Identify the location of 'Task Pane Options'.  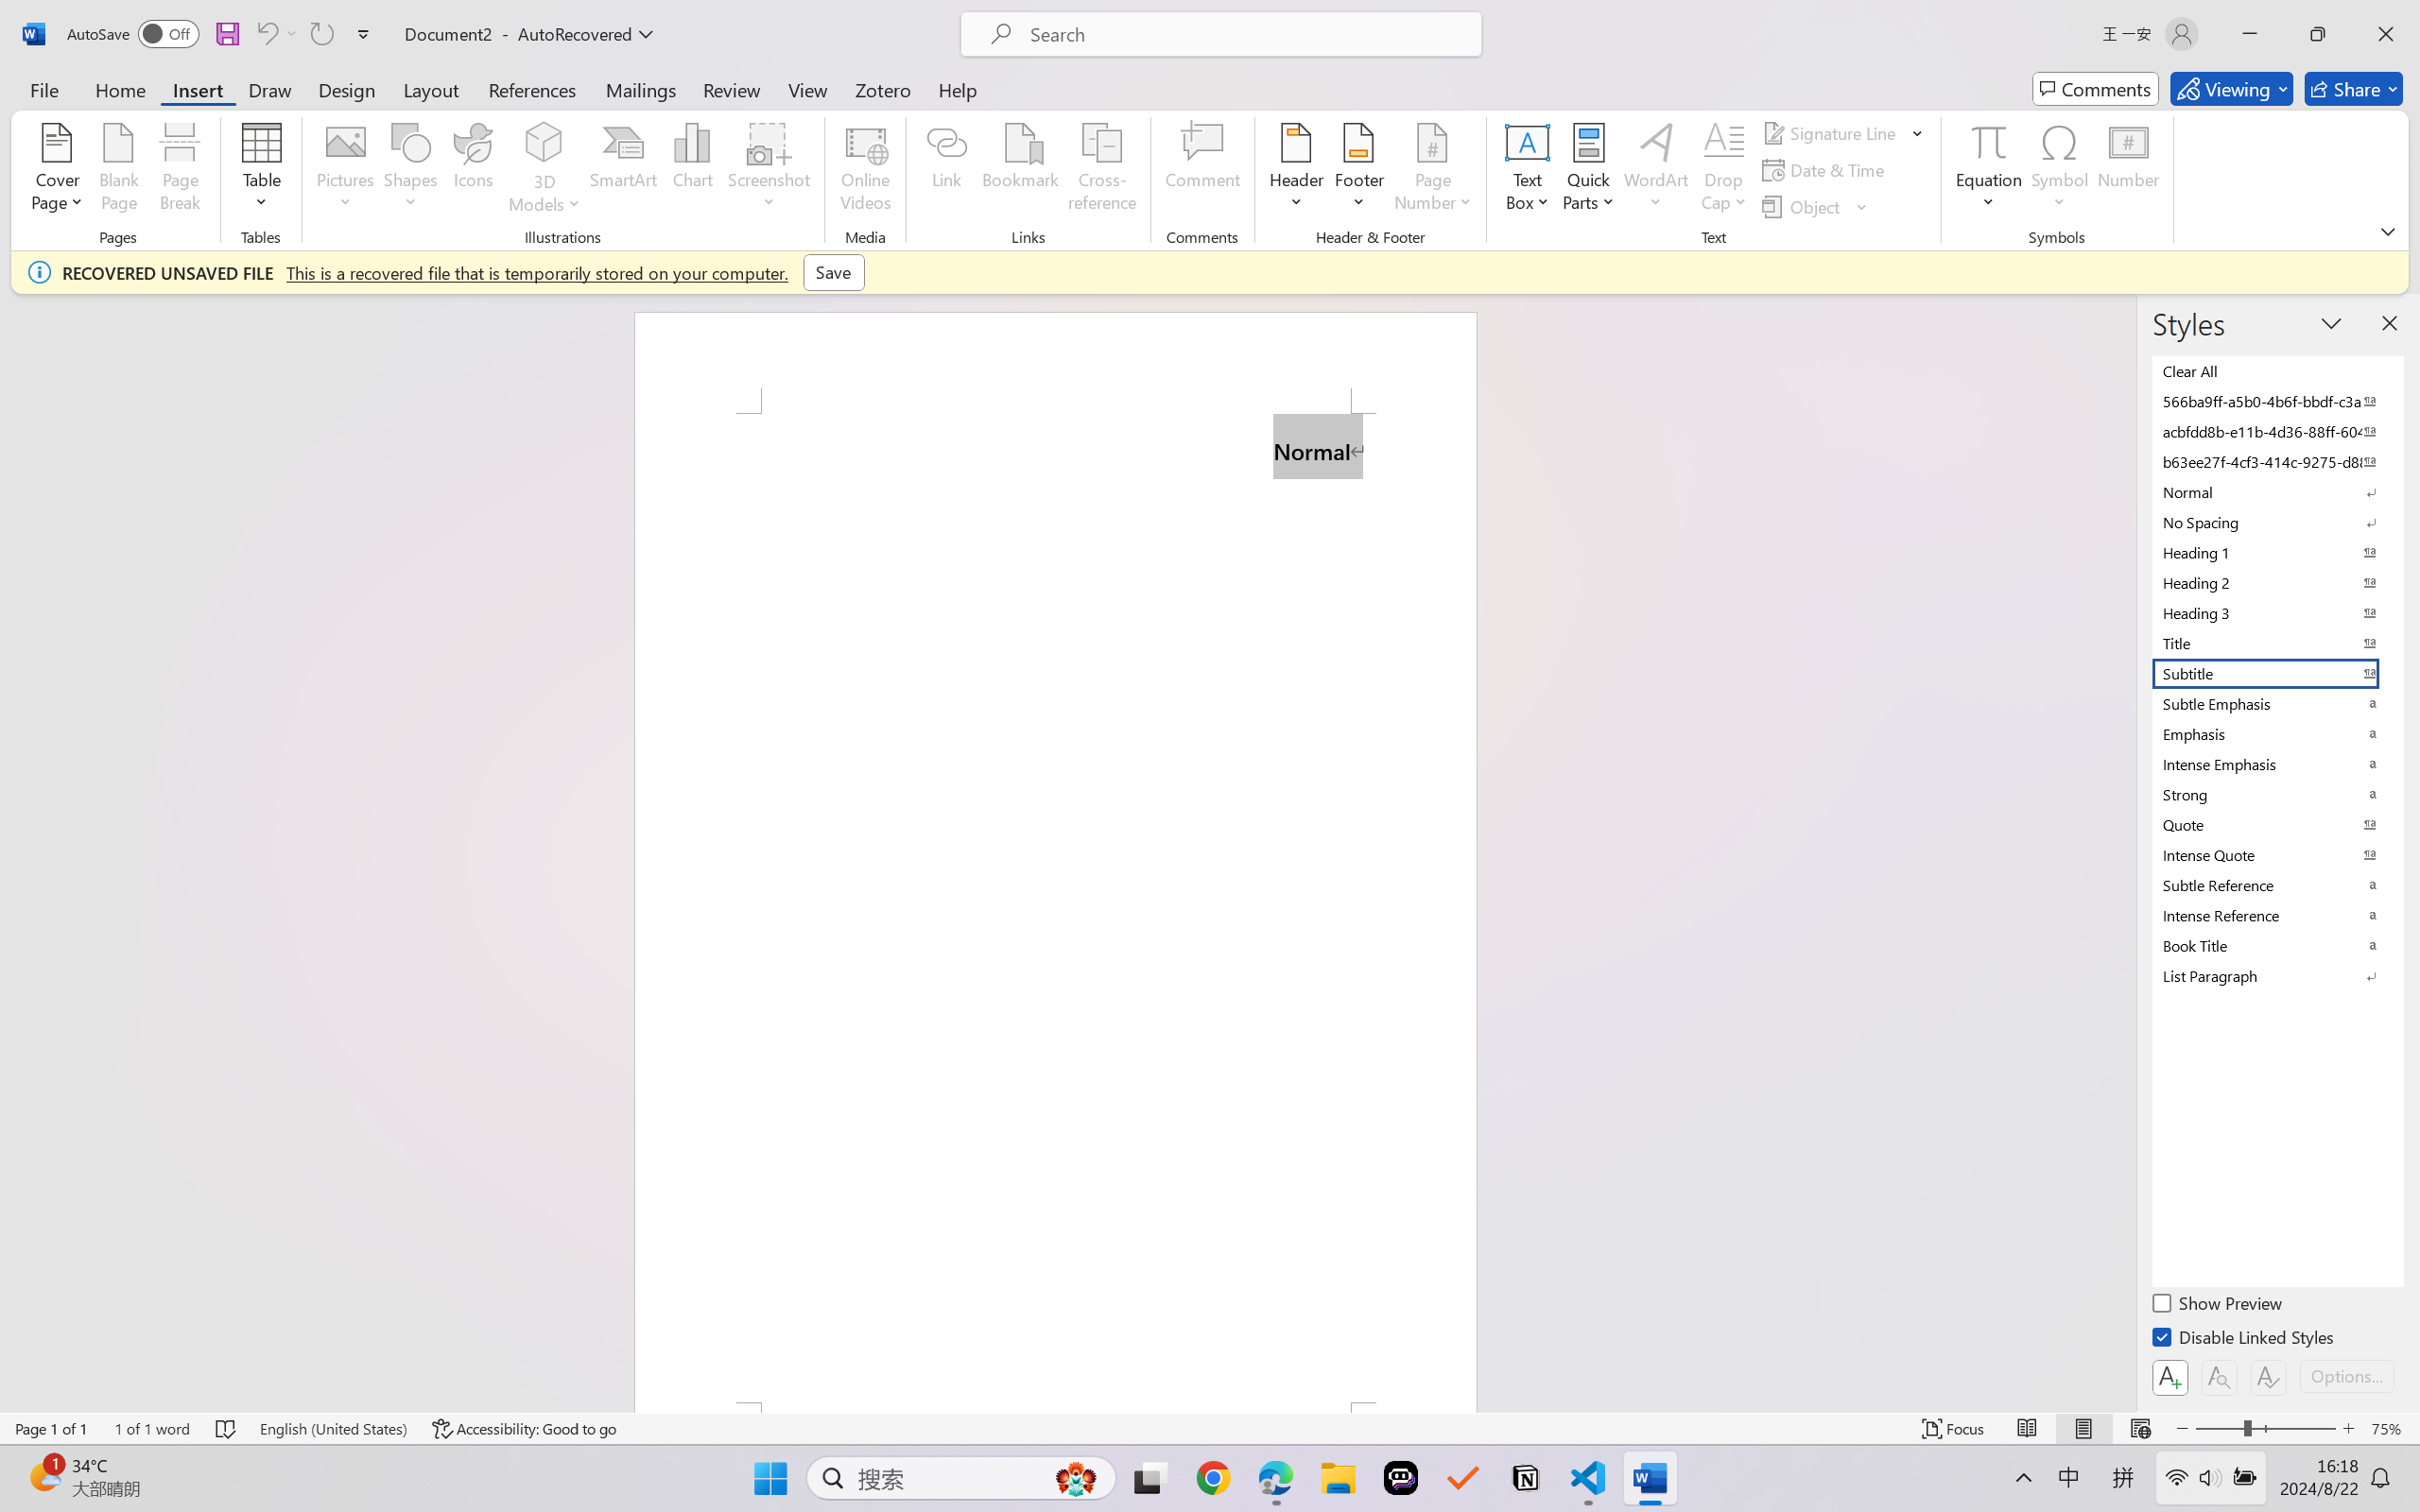
(2331, 322).